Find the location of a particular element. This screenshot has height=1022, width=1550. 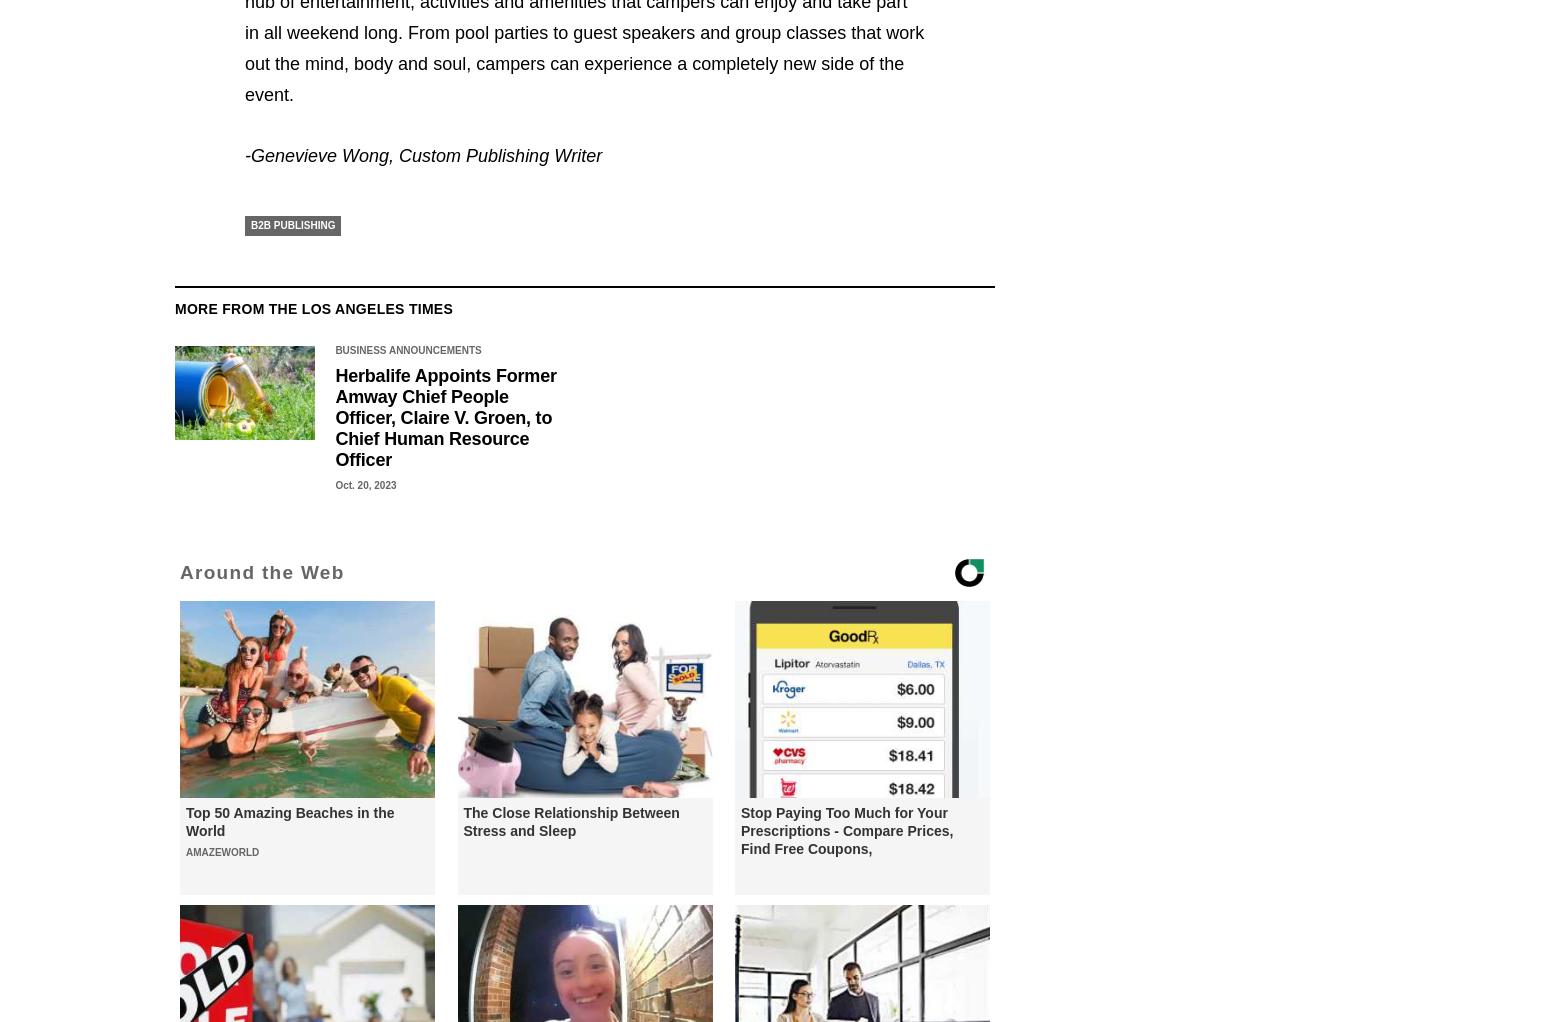

'Herbalife Appoints Former Amway Chief People Officer, Claire V. Groen, to Chief Human Resource Officer' is located at coordinates (445, 417).